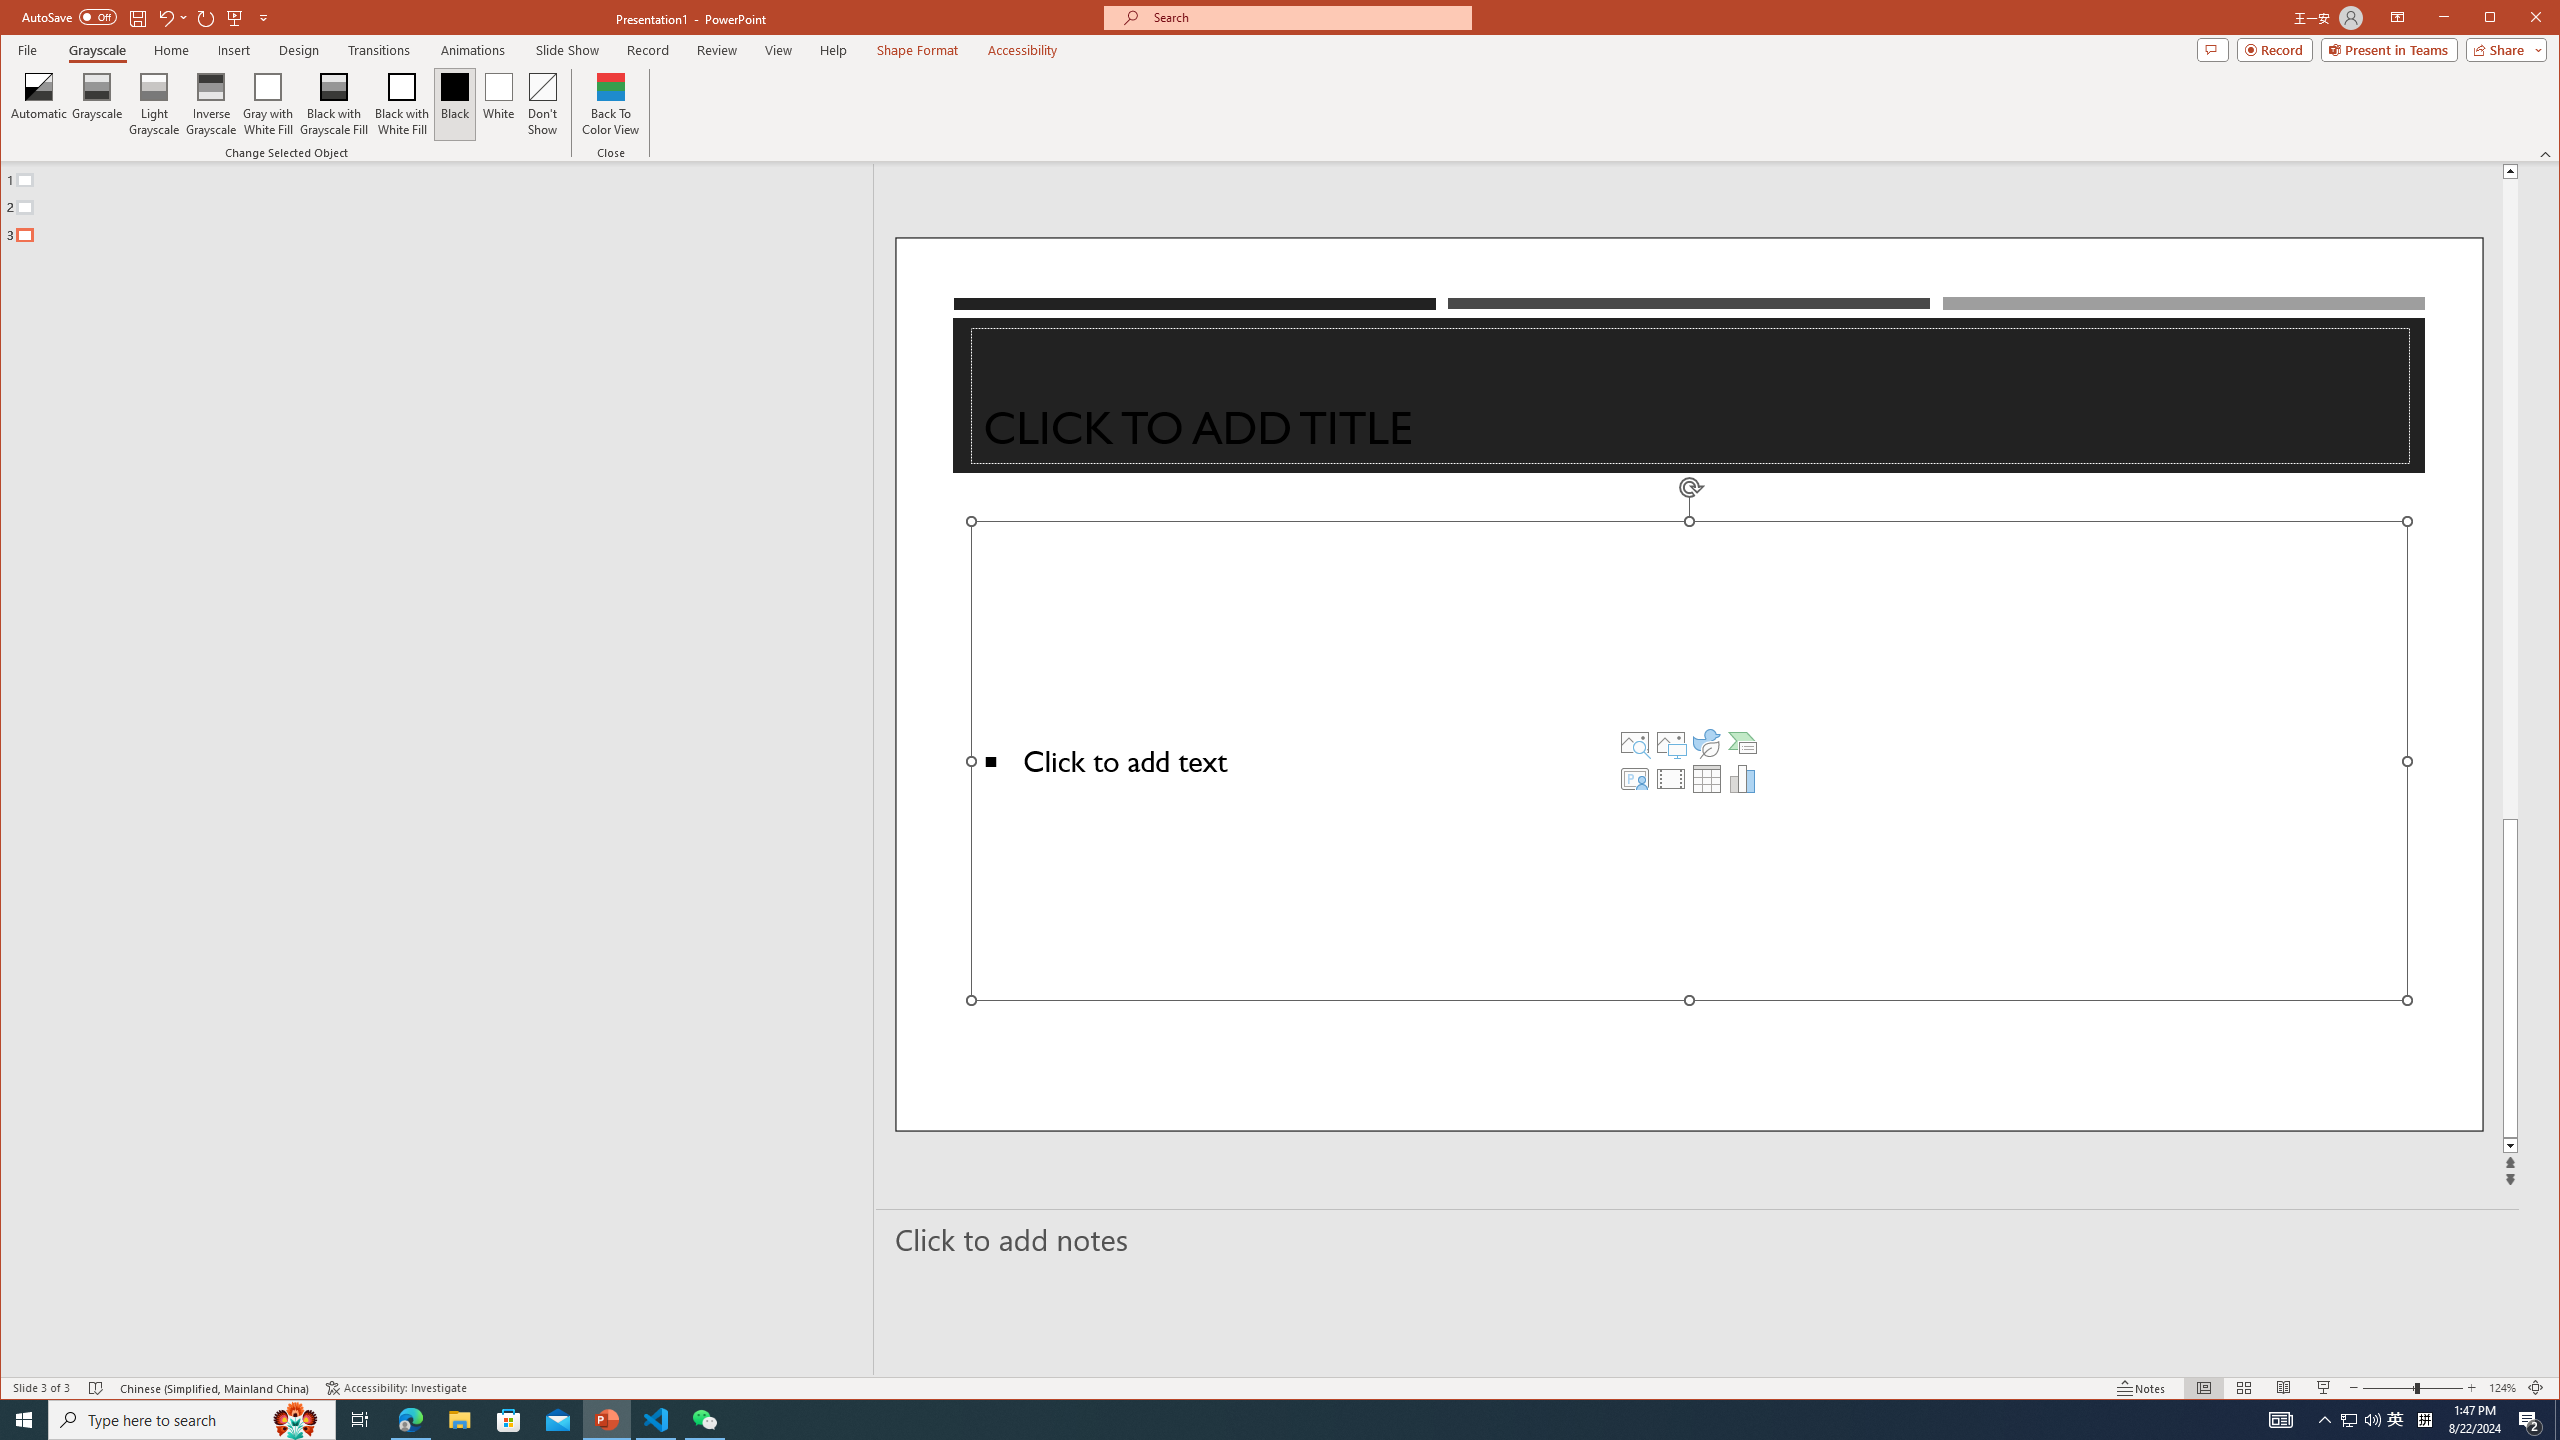 The width and height of the screenshot is (2560, 1440). What do you see at coordinates (166, 16) in the screenshot?
I see `'Undo'` at bounding box center [166, 16].